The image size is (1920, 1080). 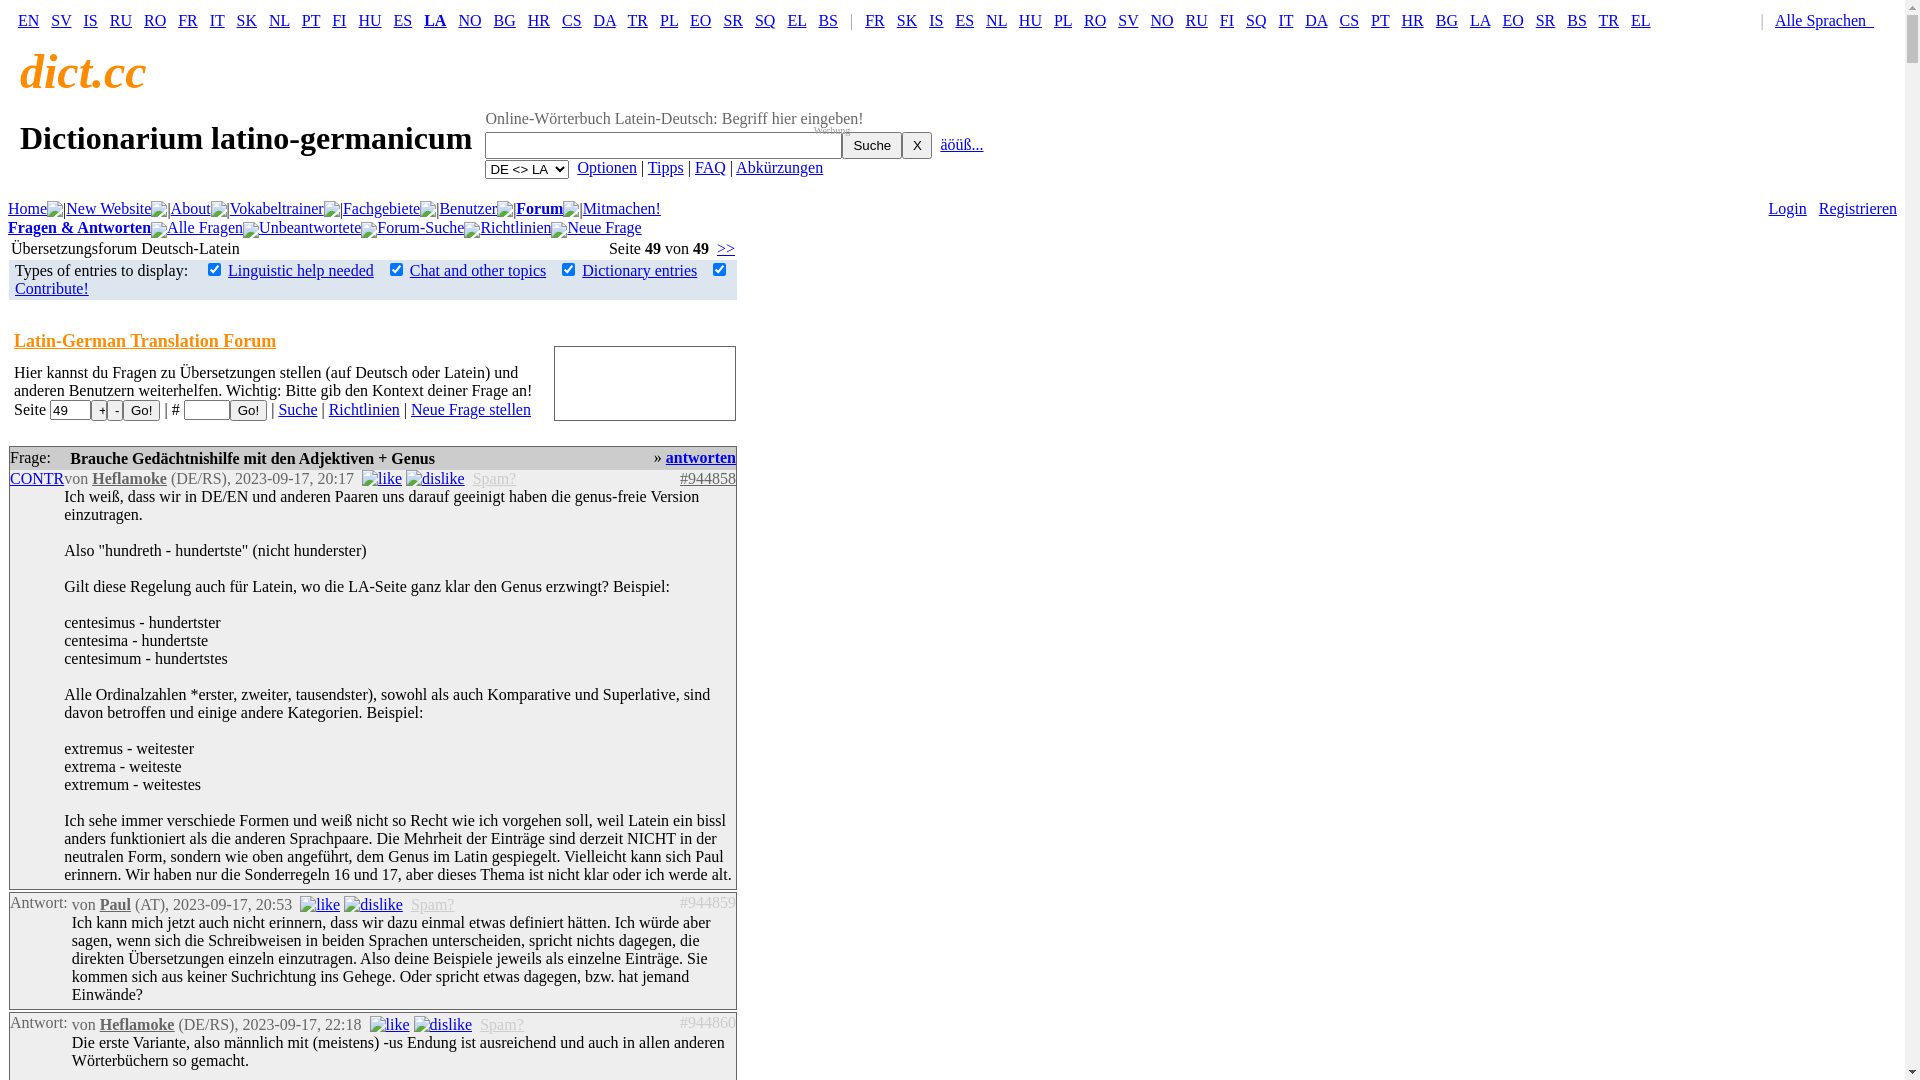 What do you see at coordinates (915, 144) in the screenshot?
I see `'X'` at bounding box center [915, 144].